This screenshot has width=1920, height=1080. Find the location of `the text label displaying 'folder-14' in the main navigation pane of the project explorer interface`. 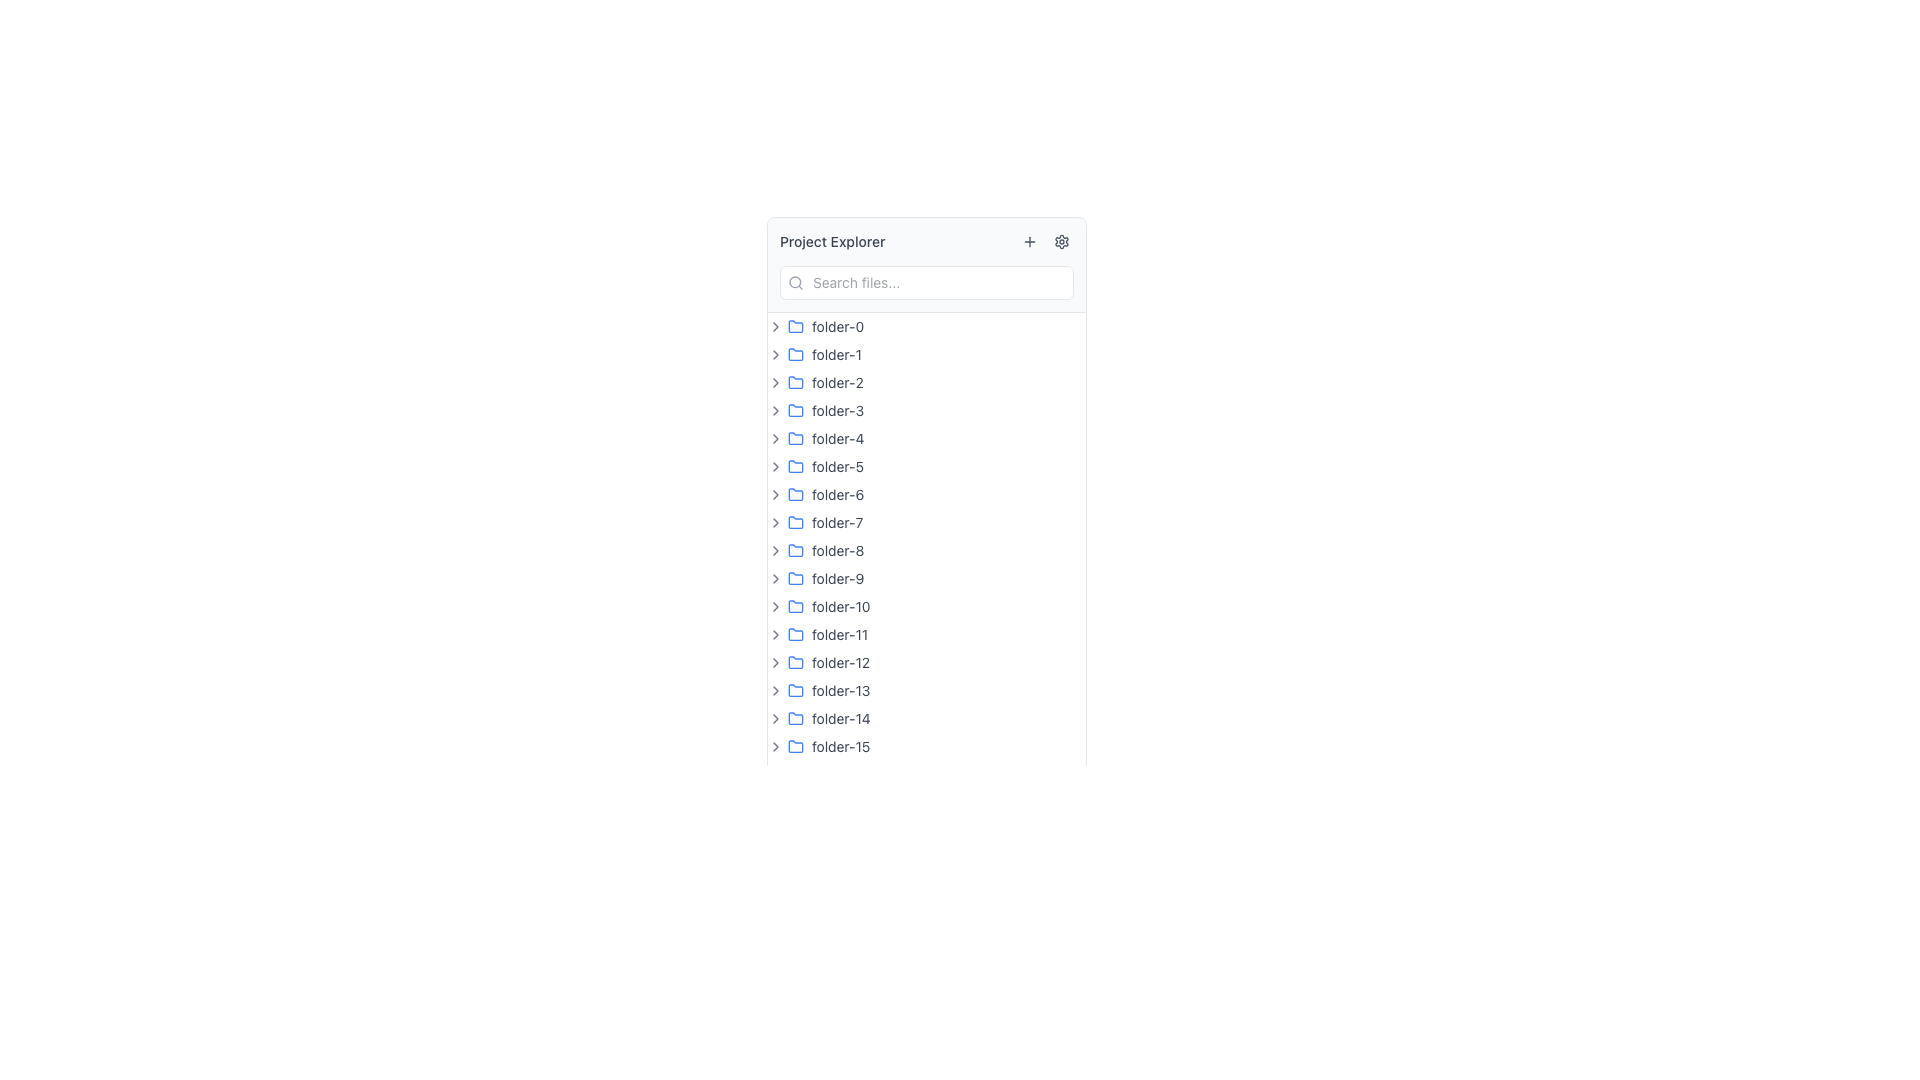

the text label displaying 'folder-14' in the main navigation pane of the project explorer interface is located at coordinates (841, 717).